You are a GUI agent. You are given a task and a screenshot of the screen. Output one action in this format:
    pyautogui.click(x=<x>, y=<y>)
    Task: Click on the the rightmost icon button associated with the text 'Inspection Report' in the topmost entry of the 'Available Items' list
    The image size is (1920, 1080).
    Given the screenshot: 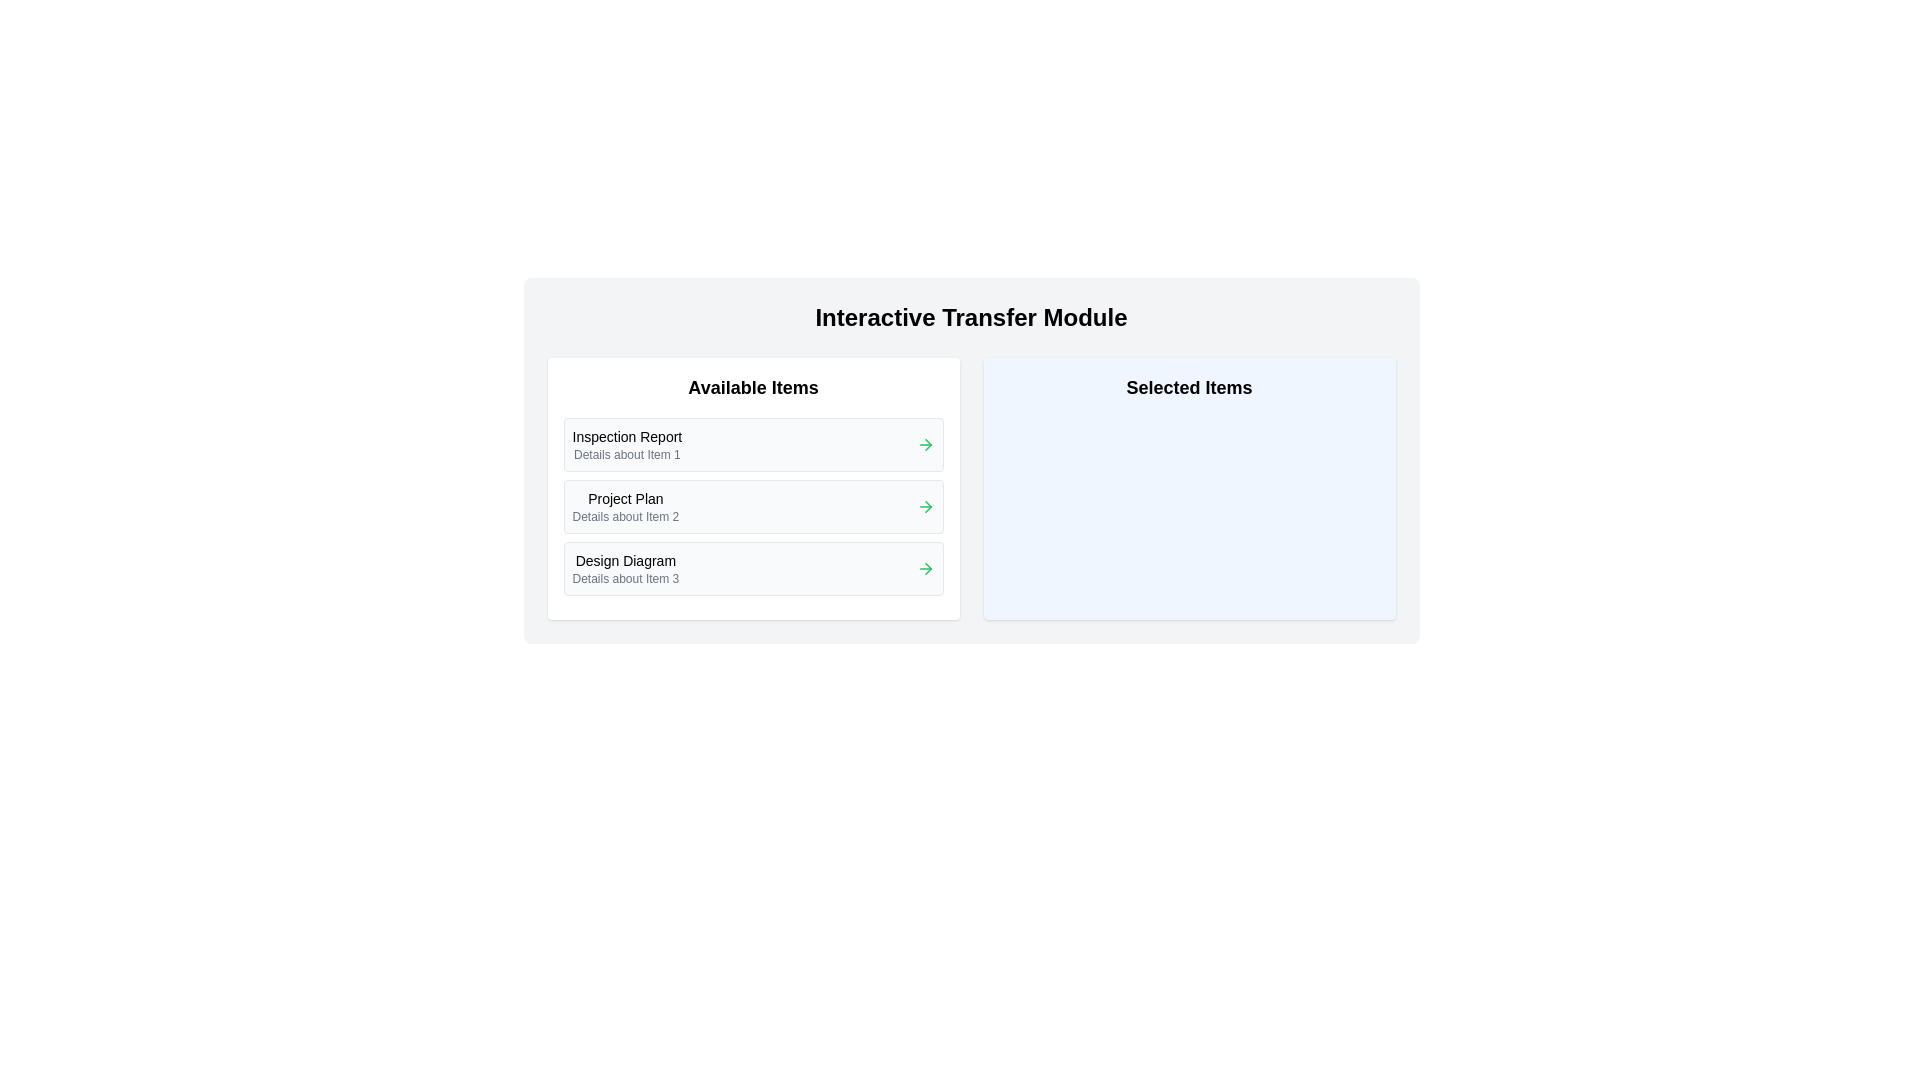 What is the action you would take?
    pyautogui.click(x=924, y=443)
    